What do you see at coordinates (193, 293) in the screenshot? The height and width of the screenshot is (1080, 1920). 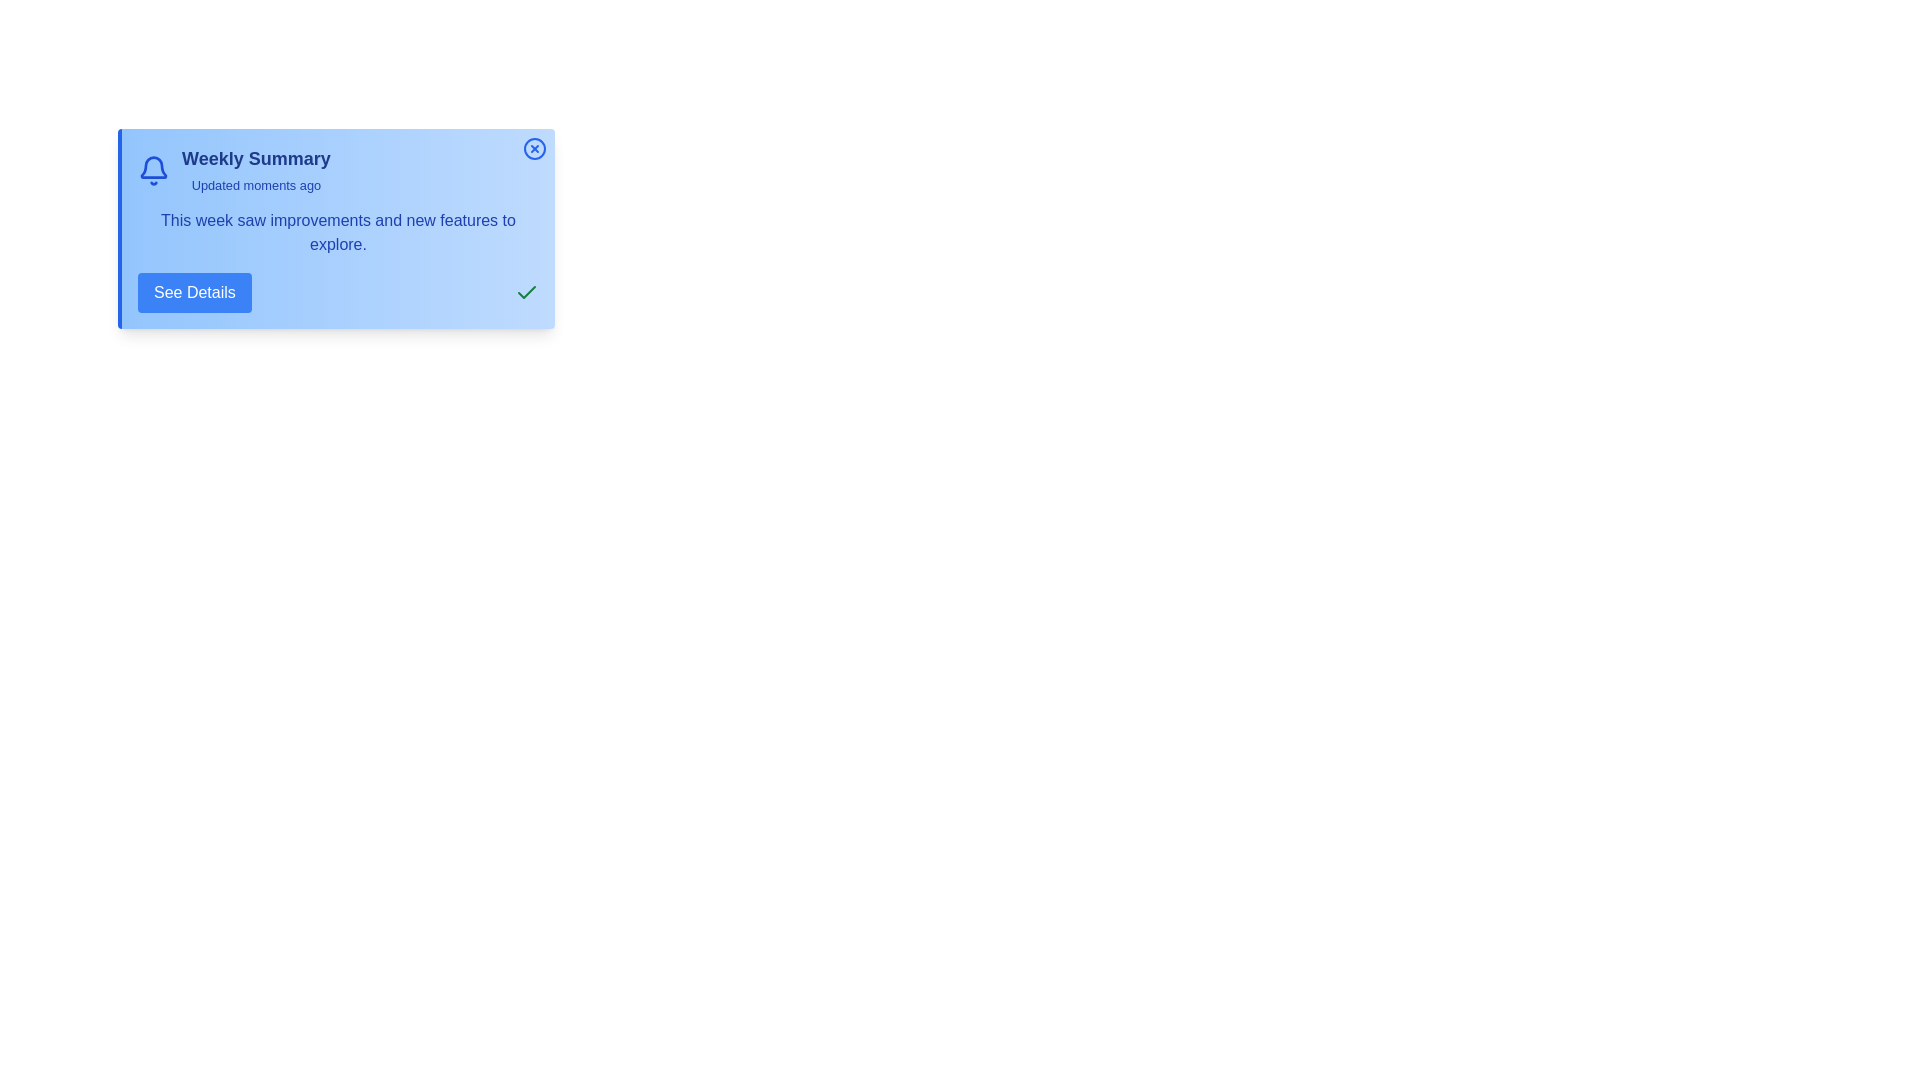 I see `the 'See Details' button to toggle the details section` at bounding box center [193, 293].